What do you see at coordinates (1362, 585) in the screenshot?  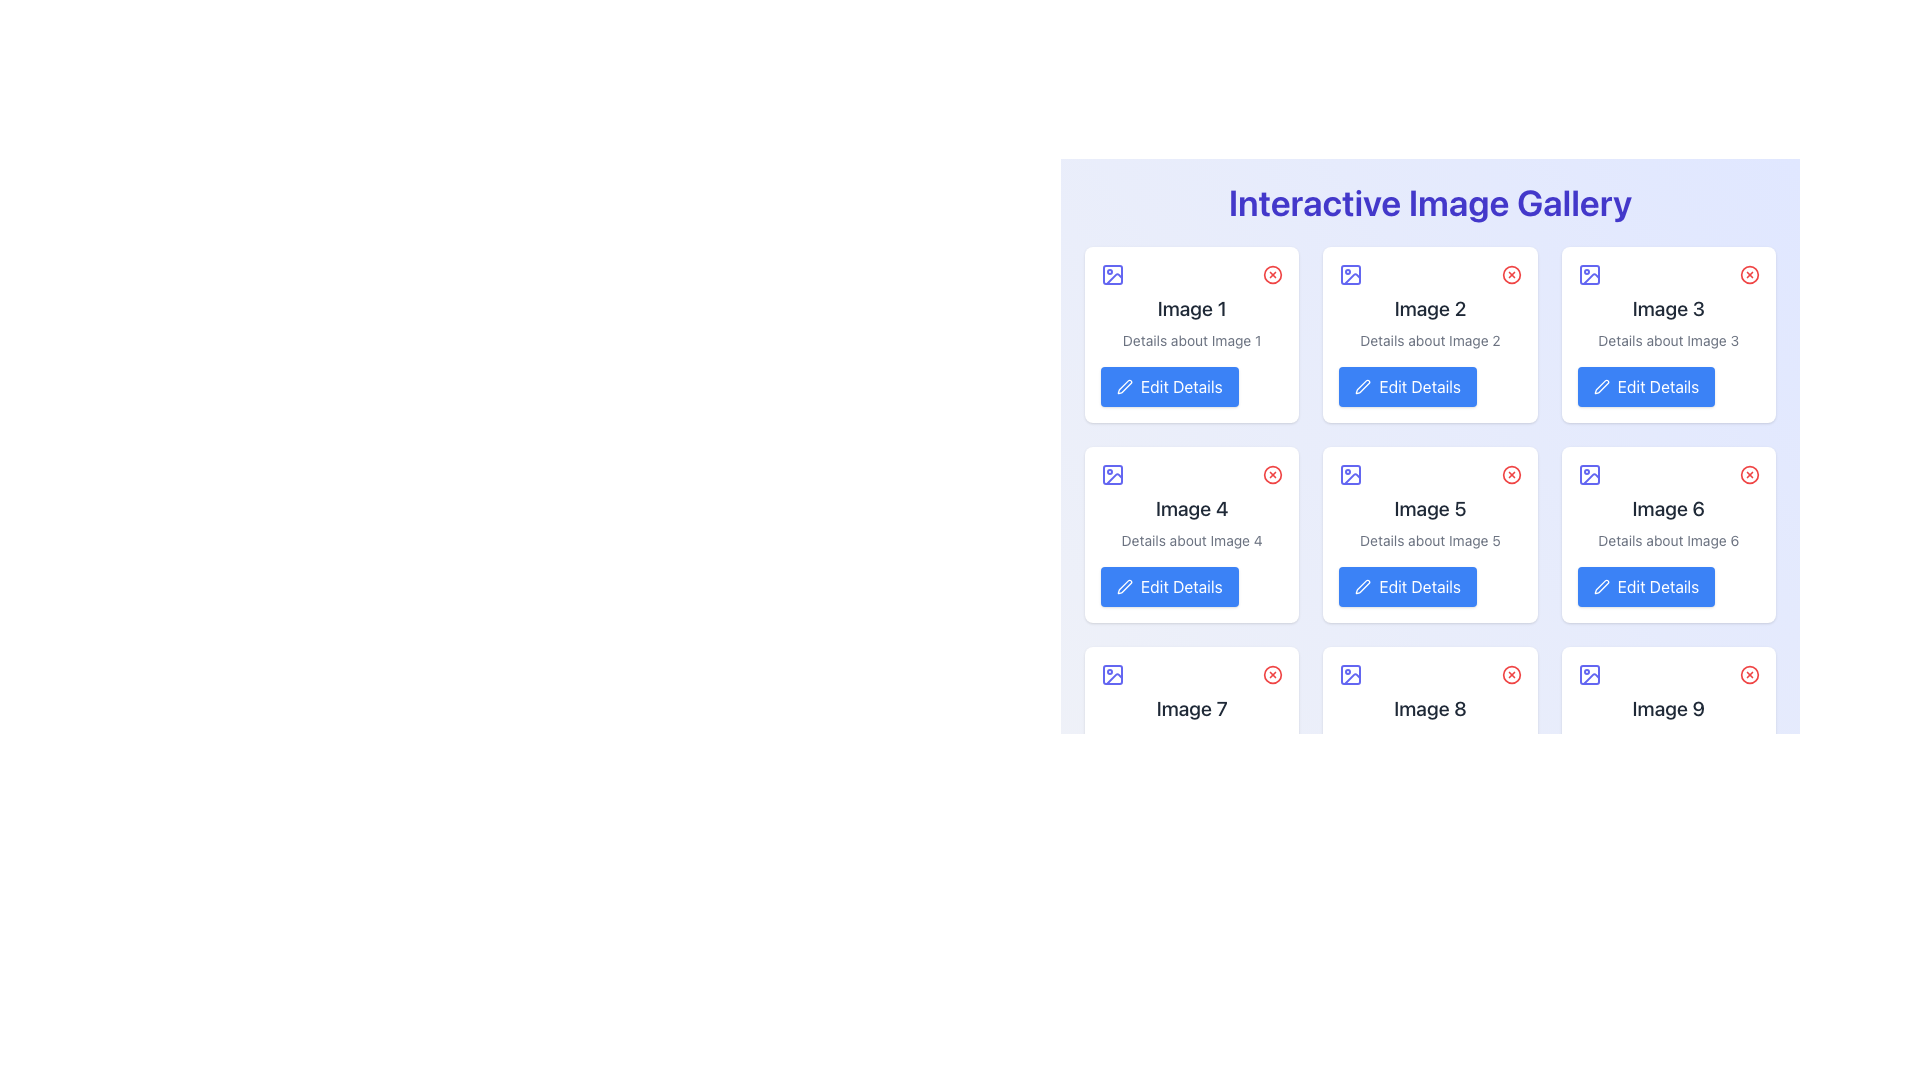 I see `the 'Edit Details' button icon for 'Image 5' located in the center column of the second row in the 3x3 grid of the 'Interactive Image Gallery'` at bounding box center [1362, 585].